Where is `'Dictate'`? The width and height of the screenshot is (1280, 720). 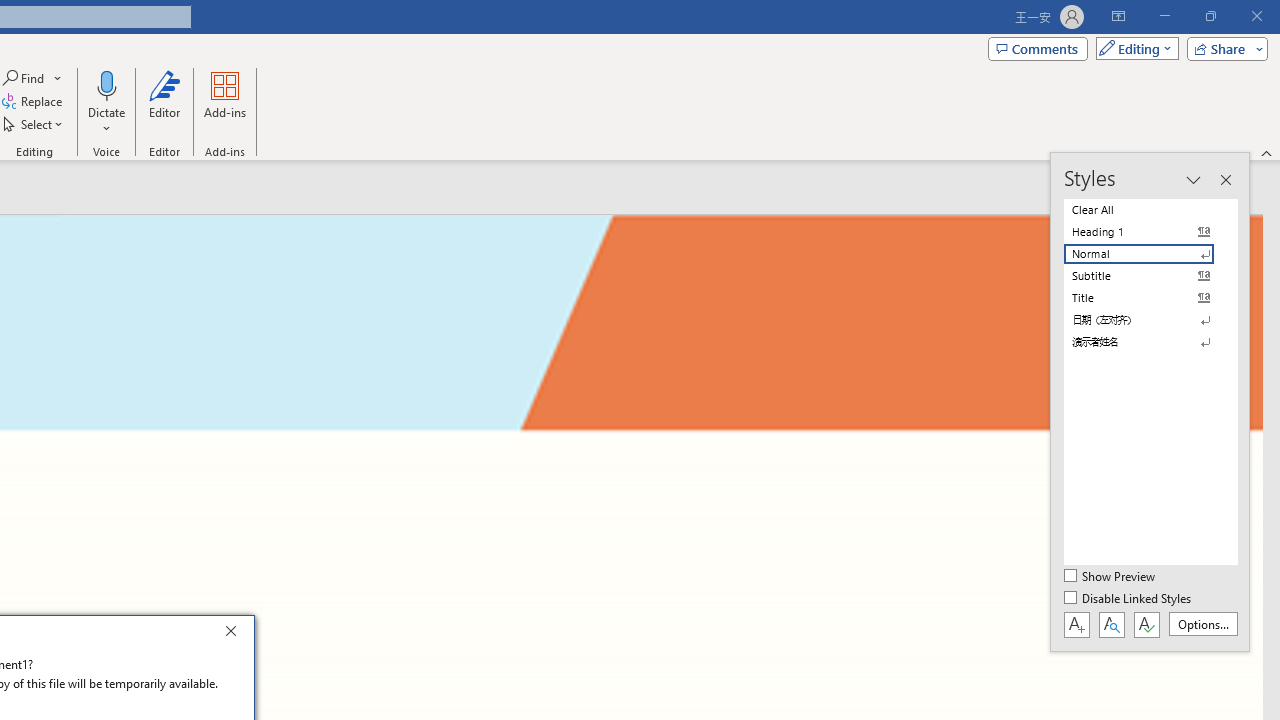
'Dictate' is located at coordinates (105, 84).